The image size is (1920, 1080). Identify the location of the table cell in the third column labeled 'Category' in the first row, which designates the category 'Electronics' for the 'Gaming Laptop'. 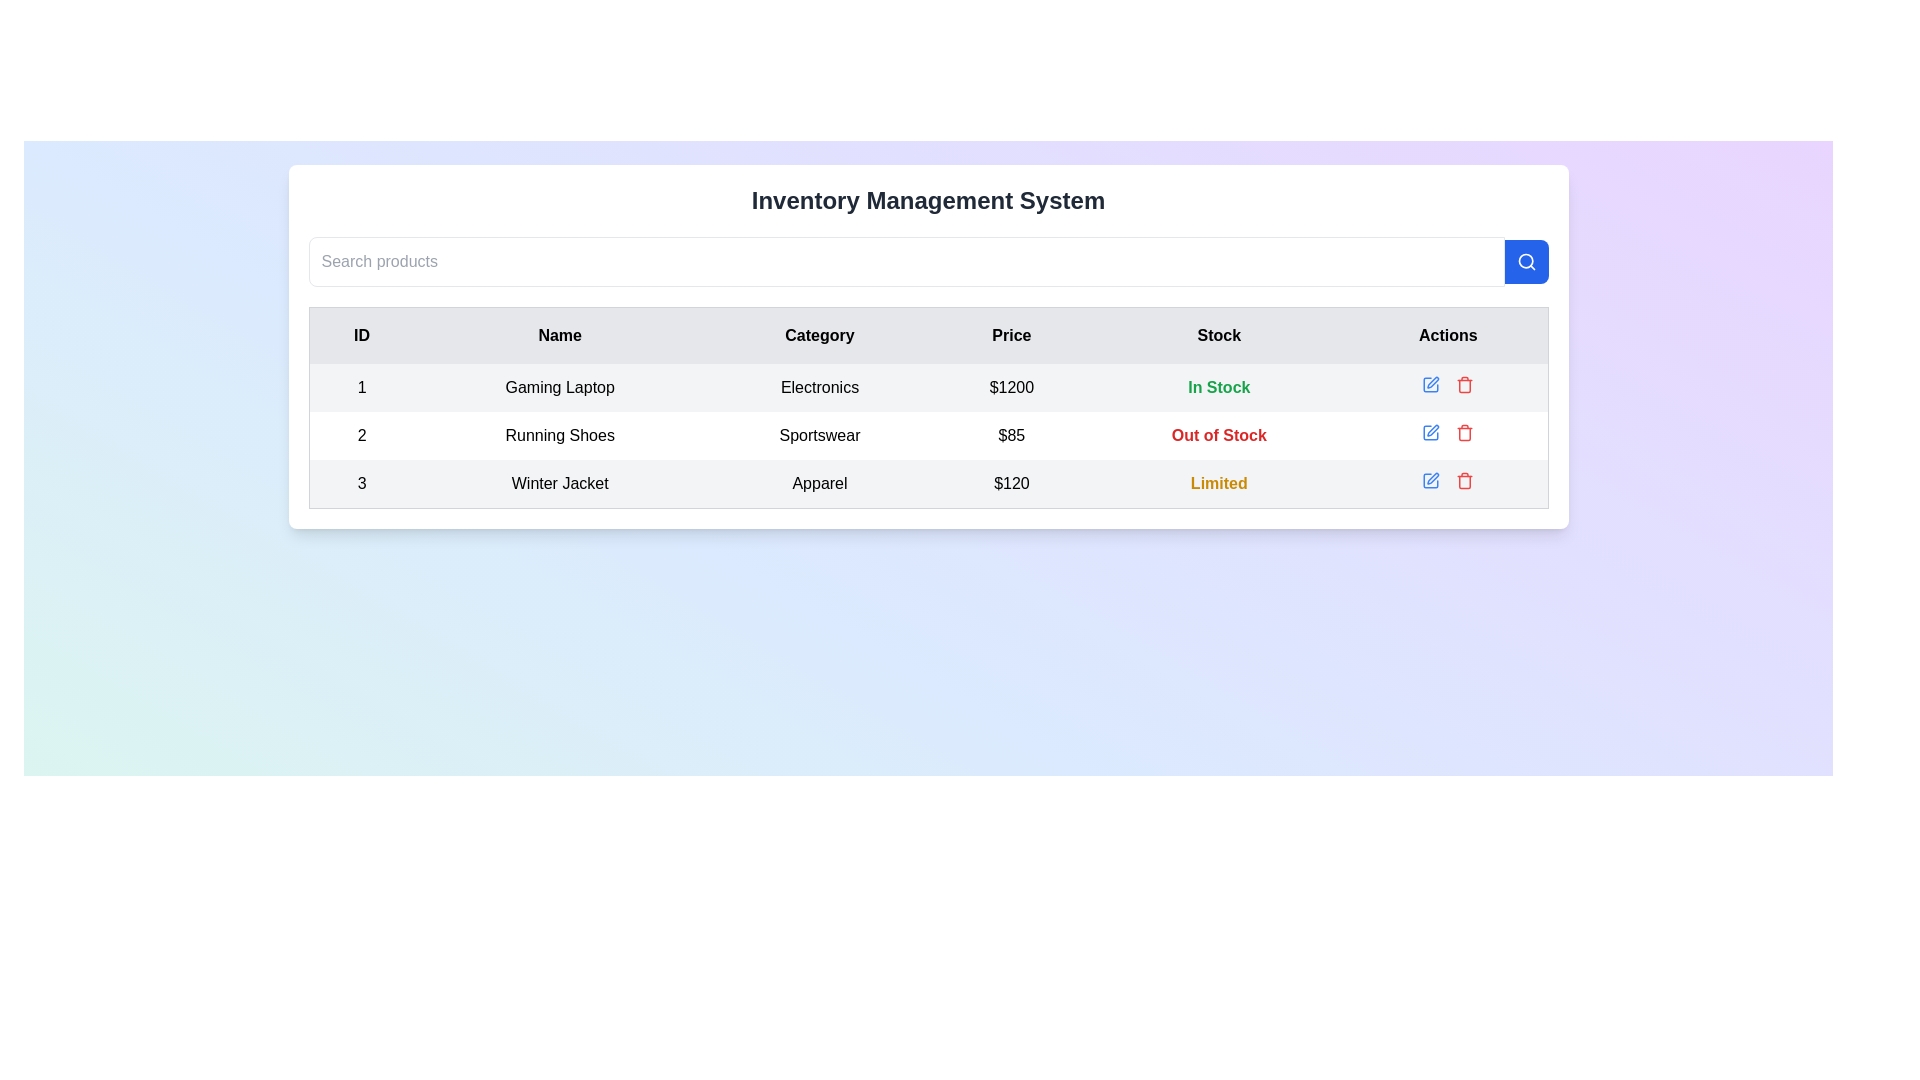
(820, 388).